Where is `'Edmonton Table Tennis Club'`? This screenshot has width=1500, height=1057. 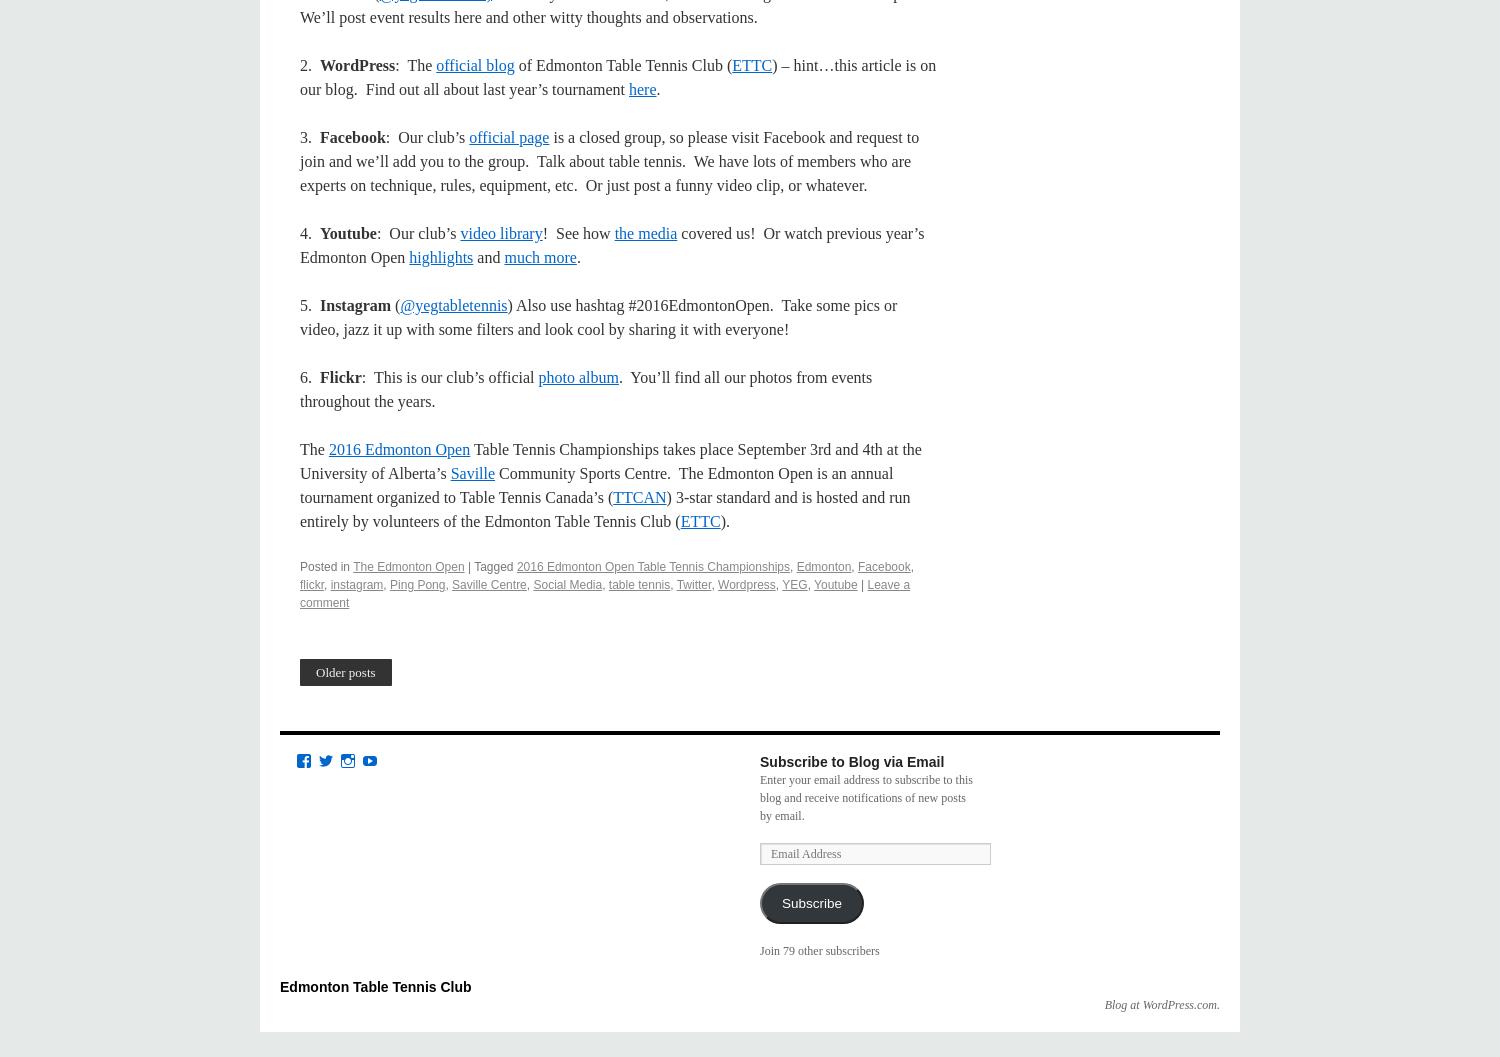
'Edmonton Table Tennis Club' is located at coordinates (375, 986).